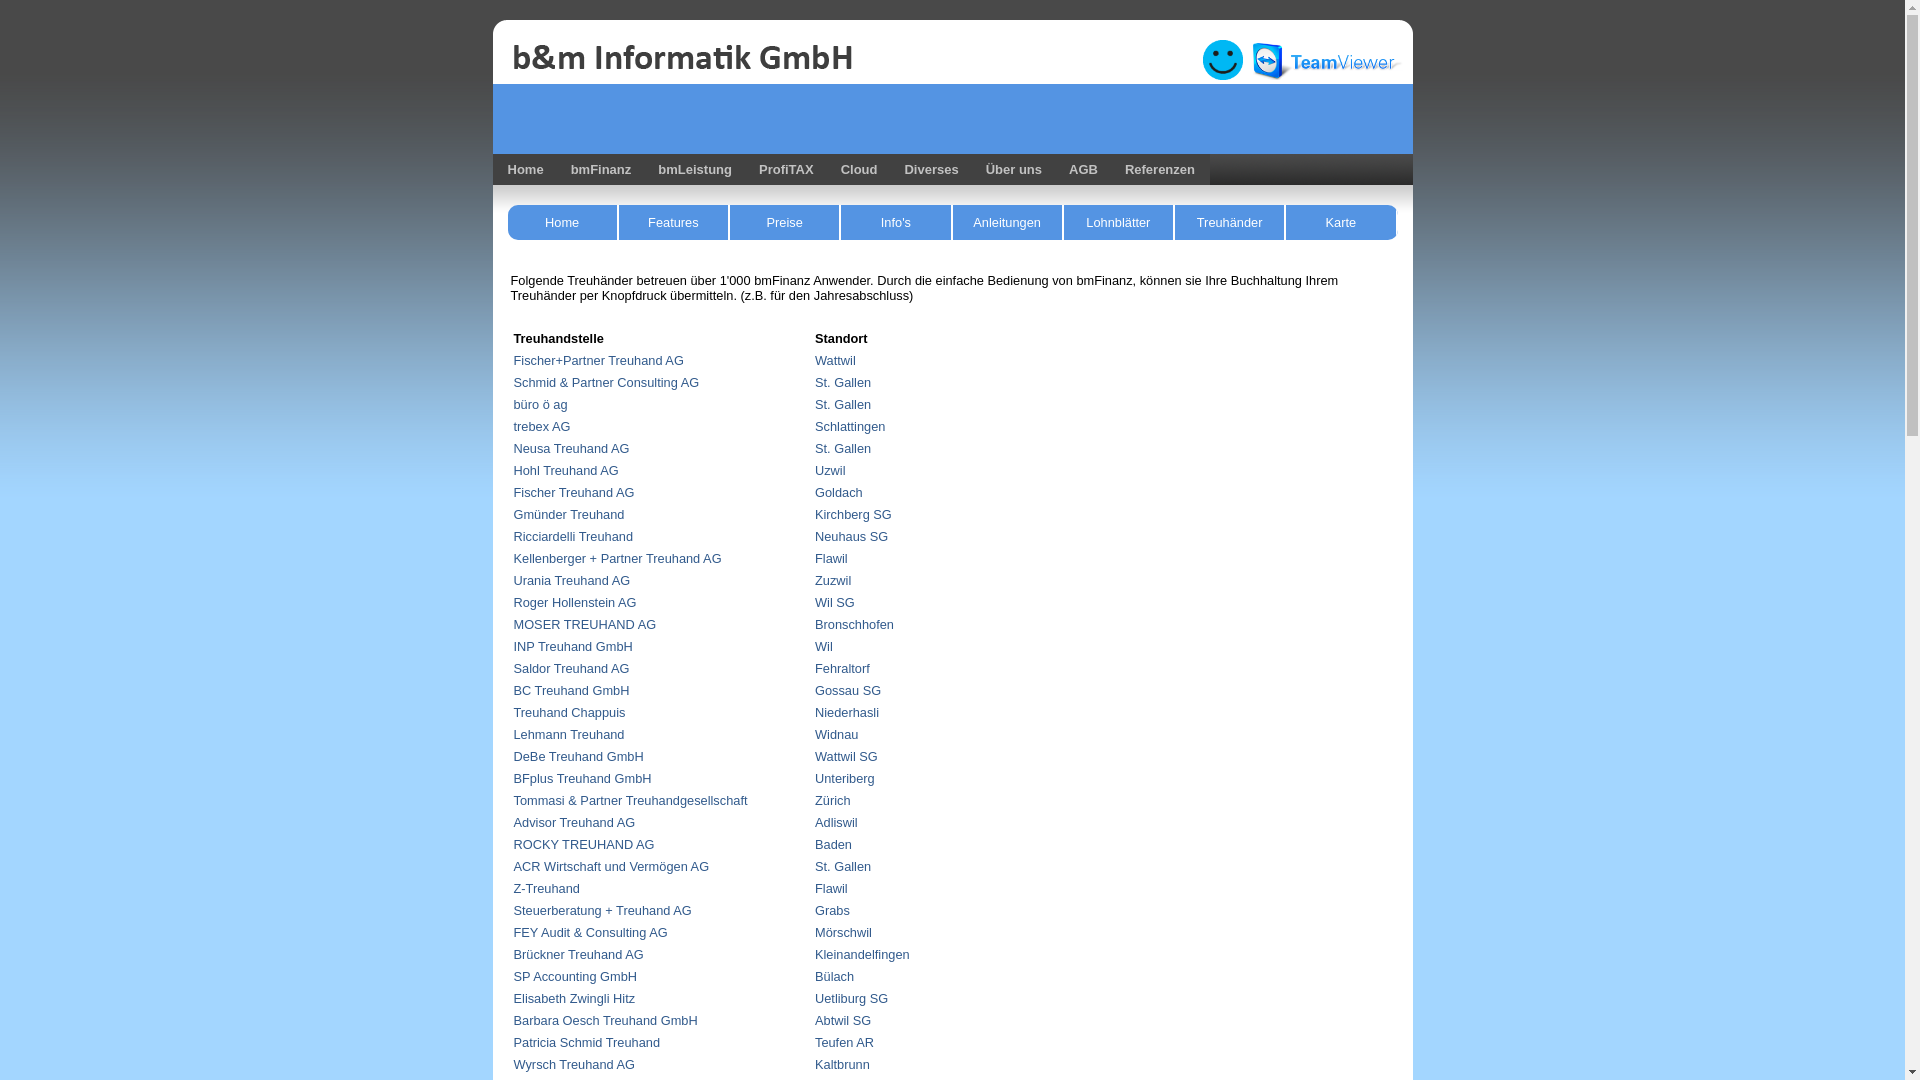  I want to click on 'Cloud', so click(859, 168).